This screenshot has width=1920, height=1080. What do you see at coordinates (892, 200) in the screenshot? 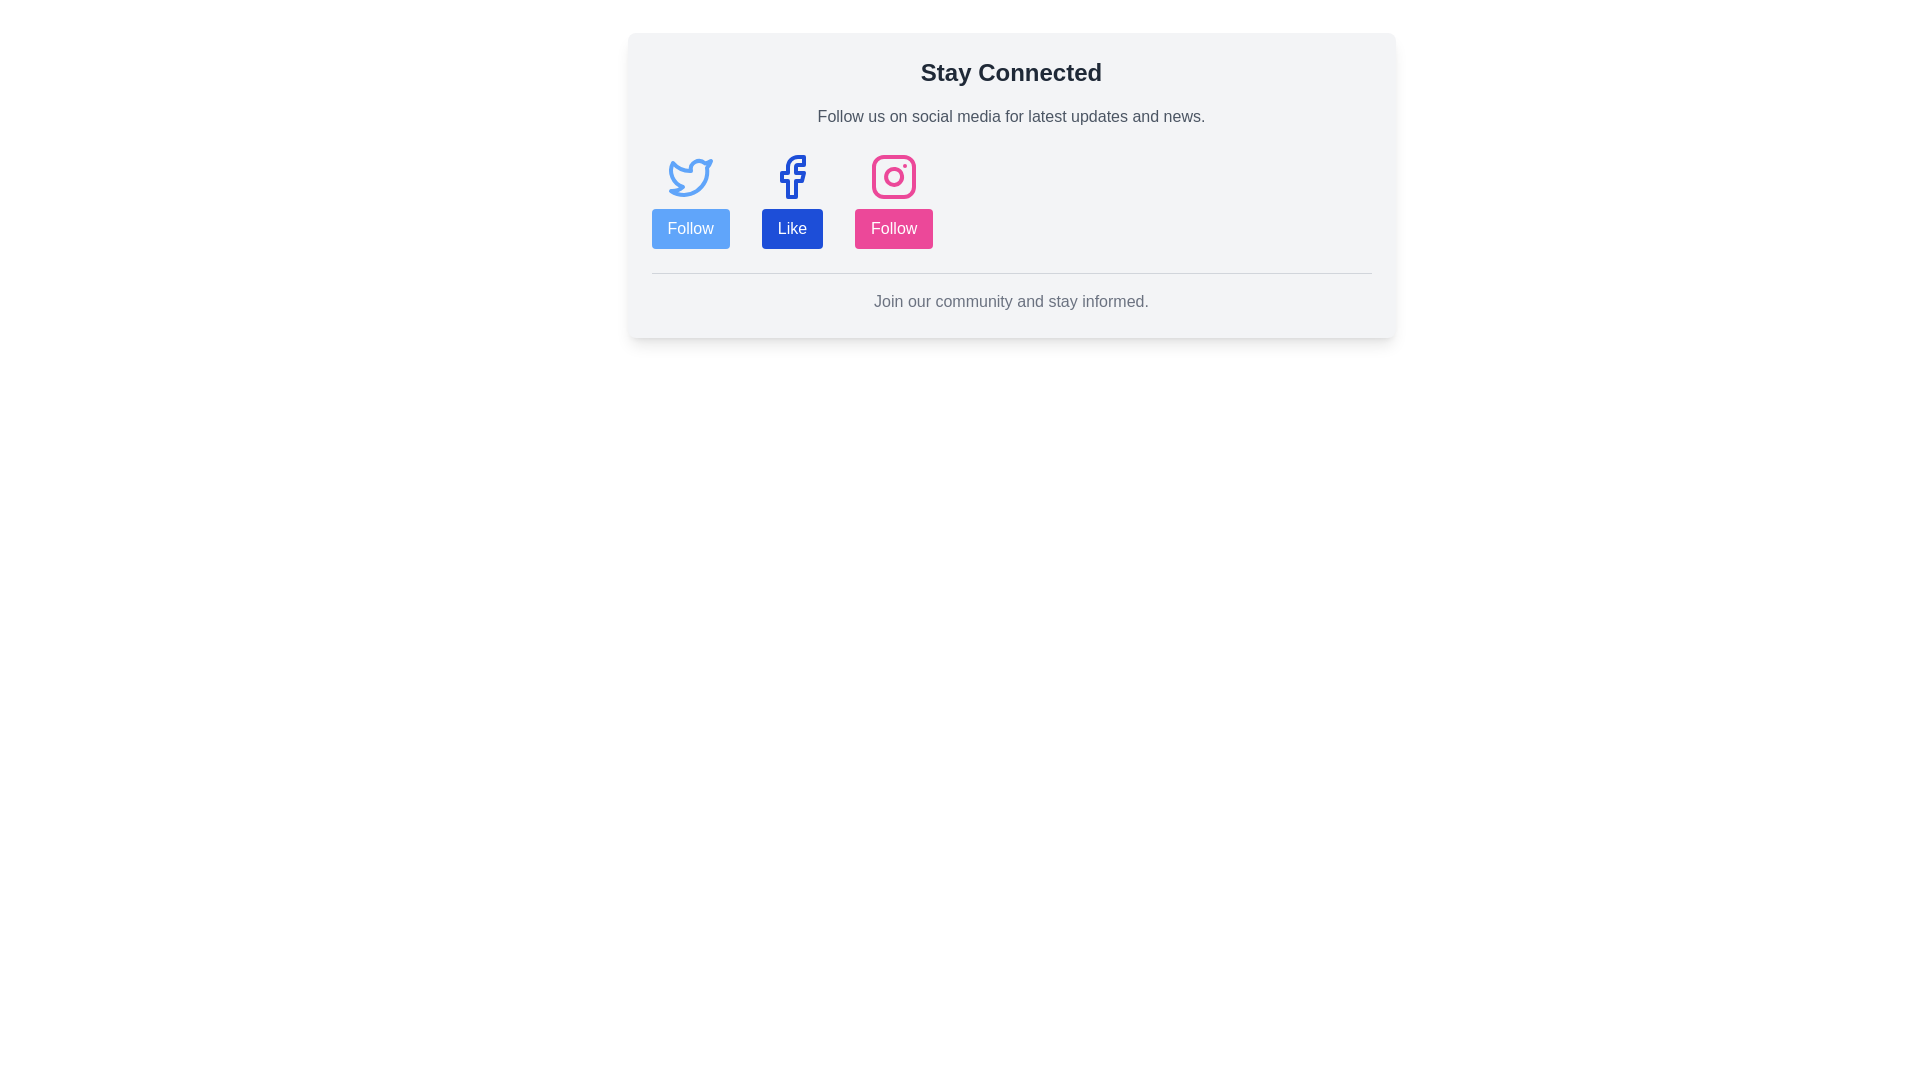
I see `the Instagram follow button, which is the third interactive element in a horizontal grouping of social media buttons` at bounding box center [892, 200].